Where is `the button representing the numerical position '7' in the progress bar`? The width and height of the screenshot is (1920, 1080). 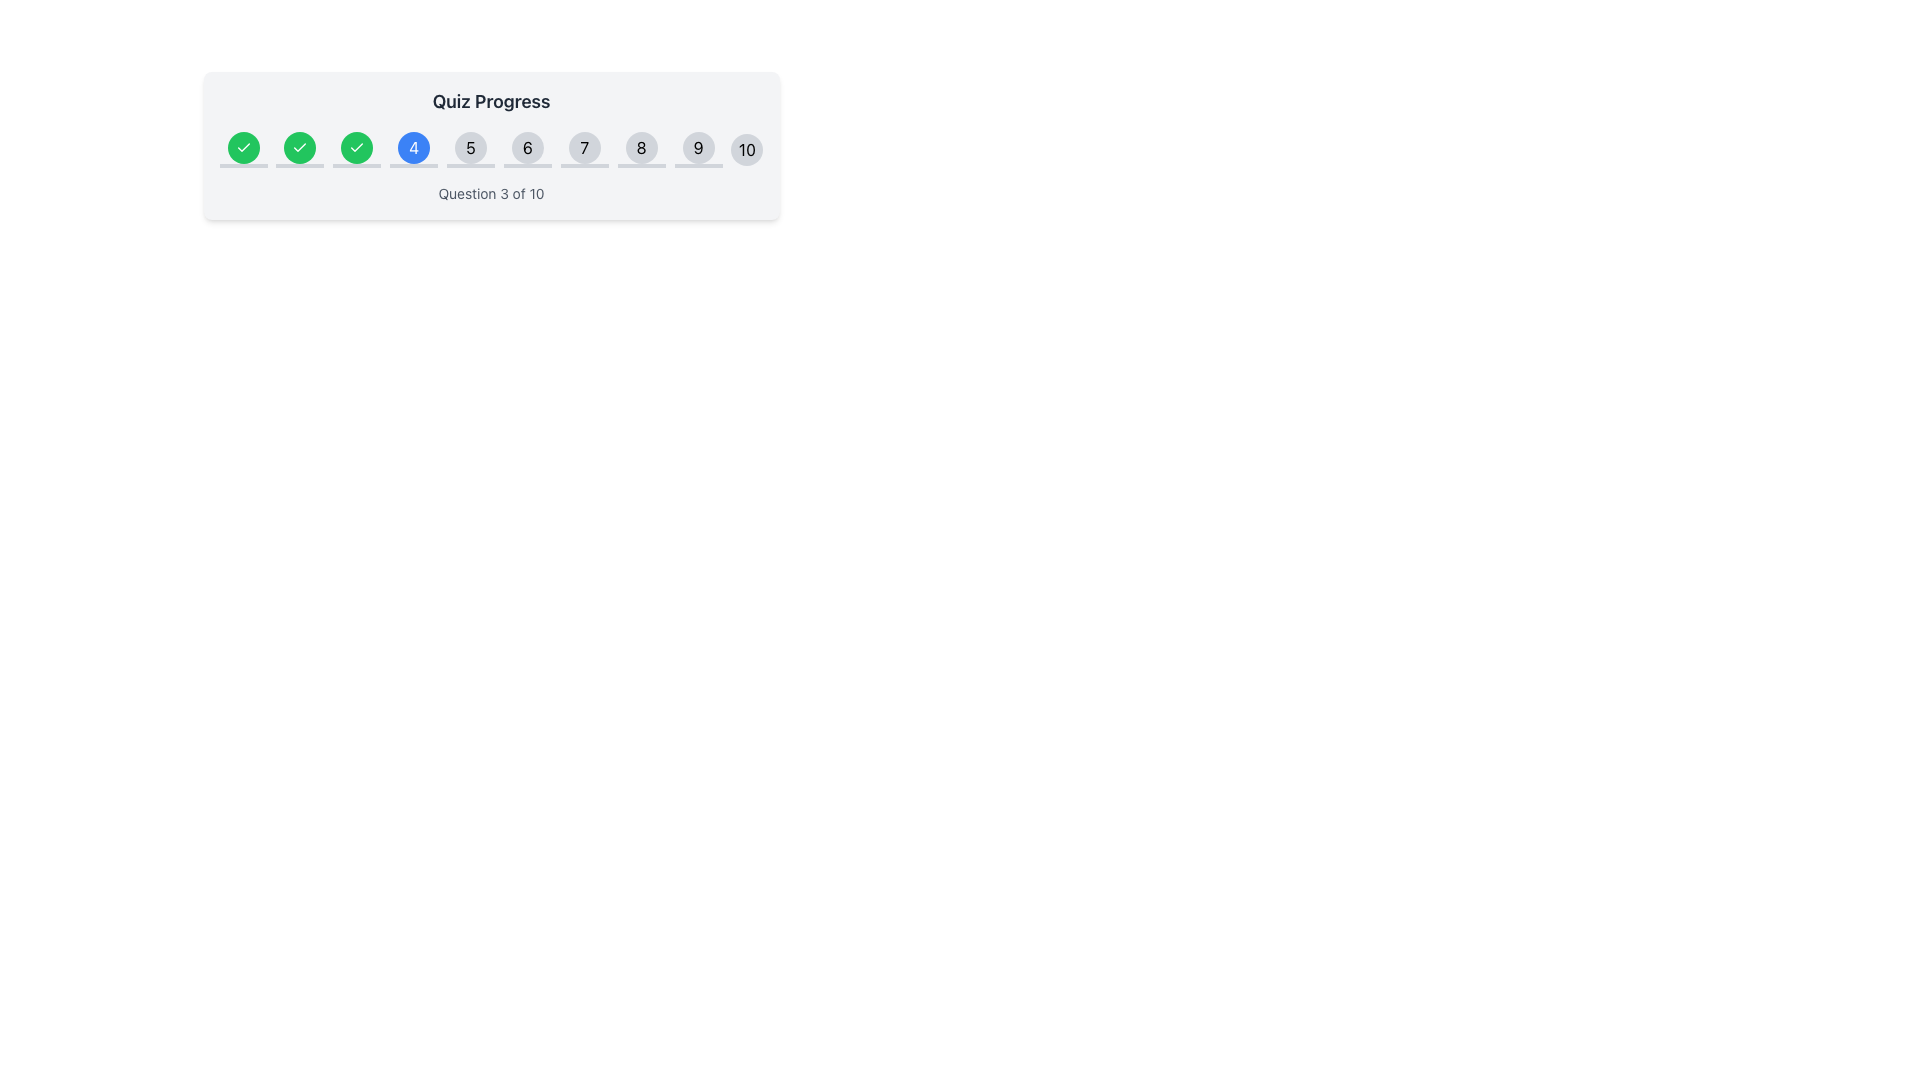 the button representing the numerical position '7' in the progress bar is located at coordinates (583, 146).